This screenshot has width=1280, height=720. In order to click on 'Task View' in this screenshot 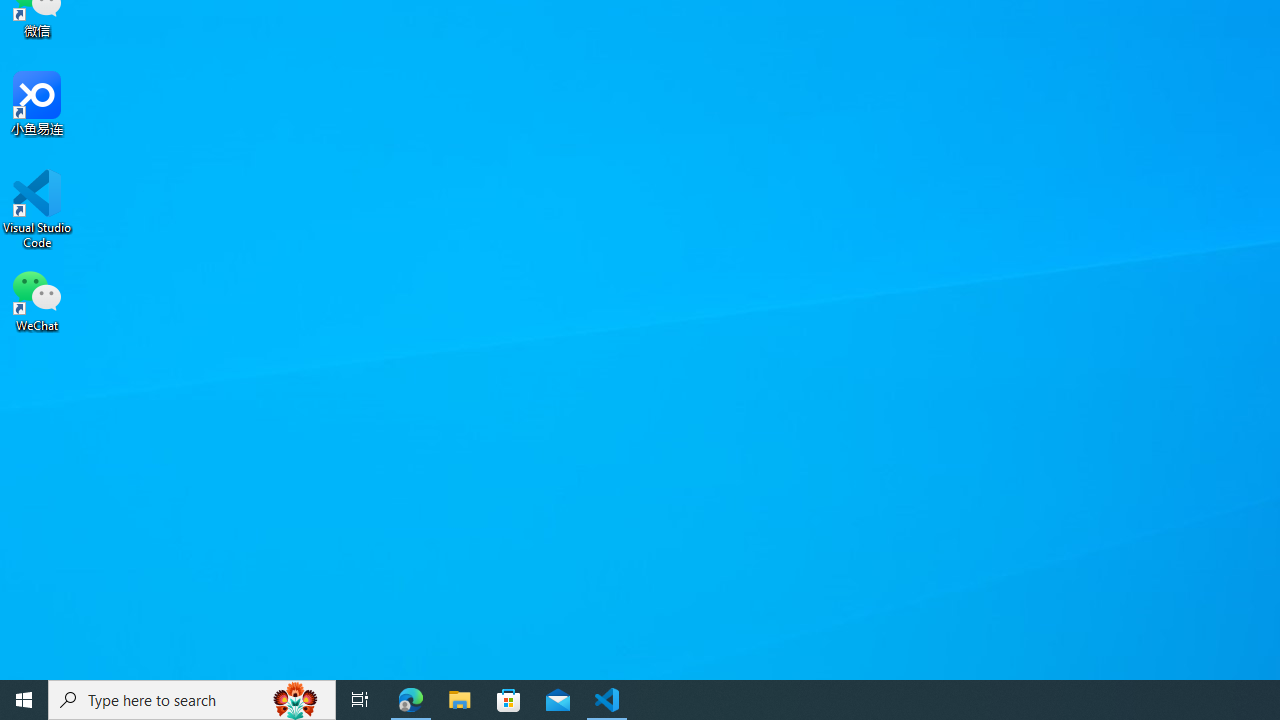, I will do `click(359, 698)`.